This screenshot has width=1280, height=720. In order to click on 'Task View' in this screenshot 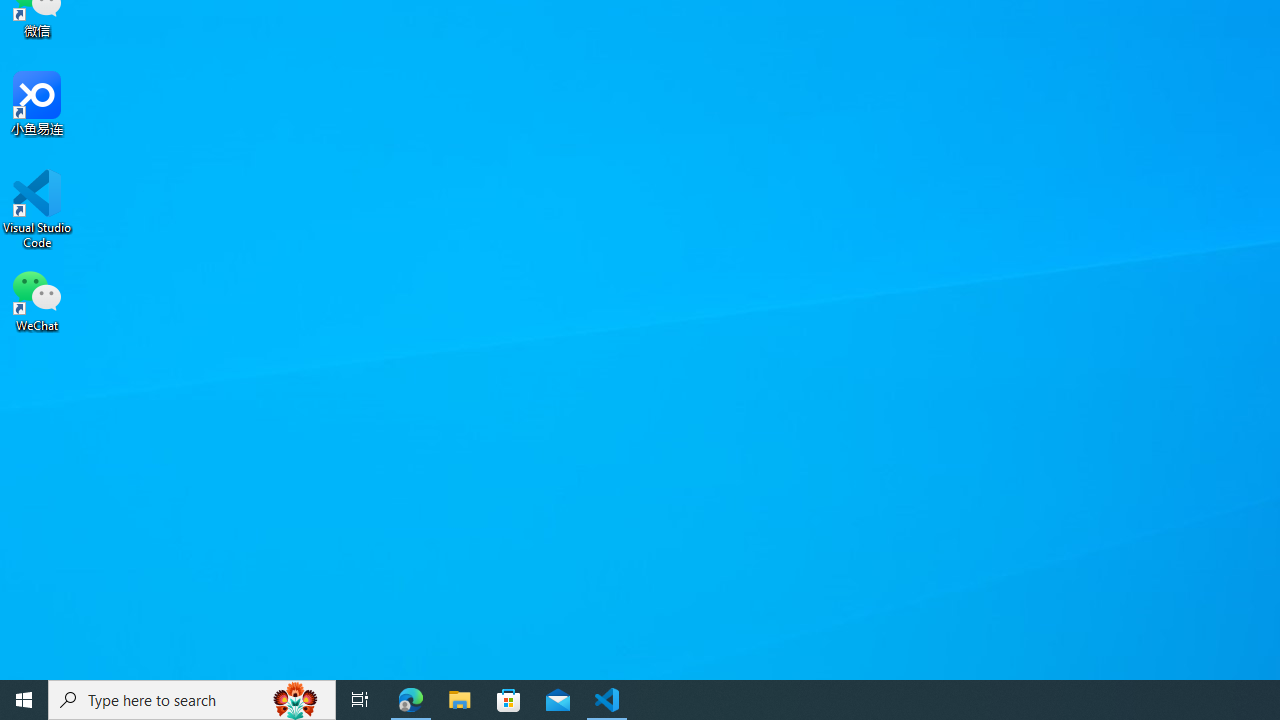, I will do `click(359, 698)`.